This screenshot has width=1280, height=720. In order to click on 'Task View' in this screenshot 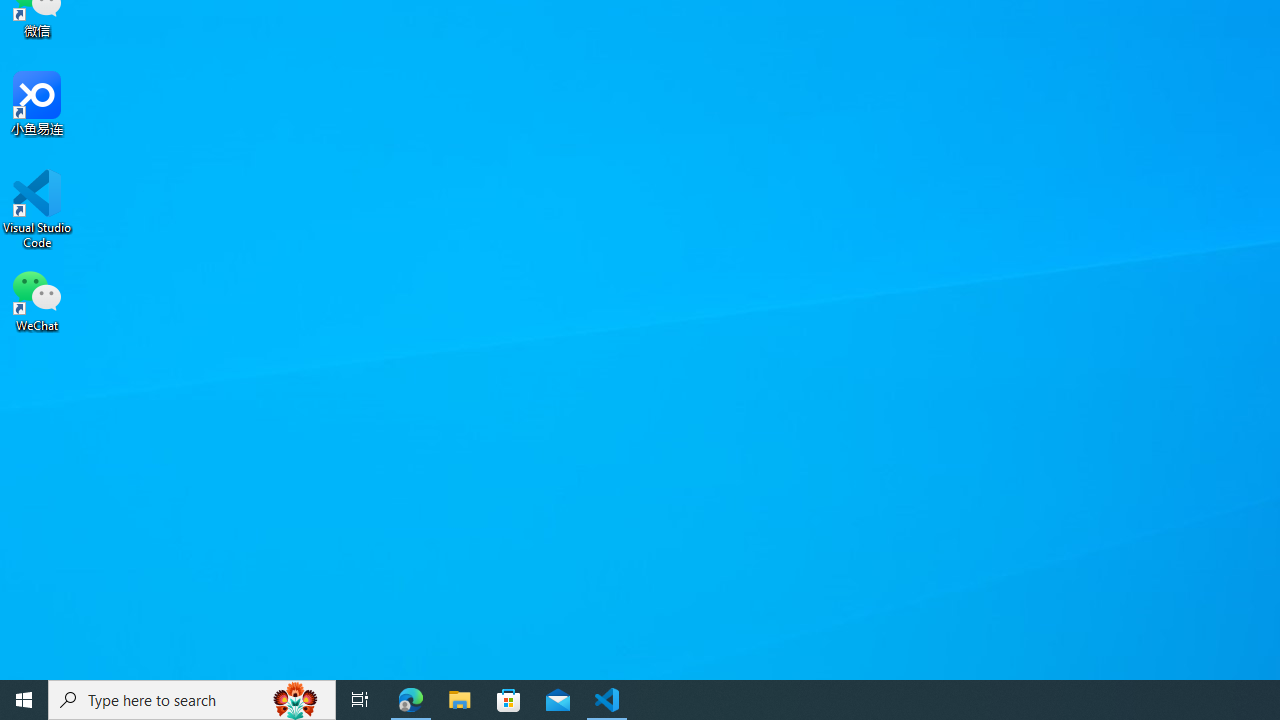, I will do `click(359, 698)`.